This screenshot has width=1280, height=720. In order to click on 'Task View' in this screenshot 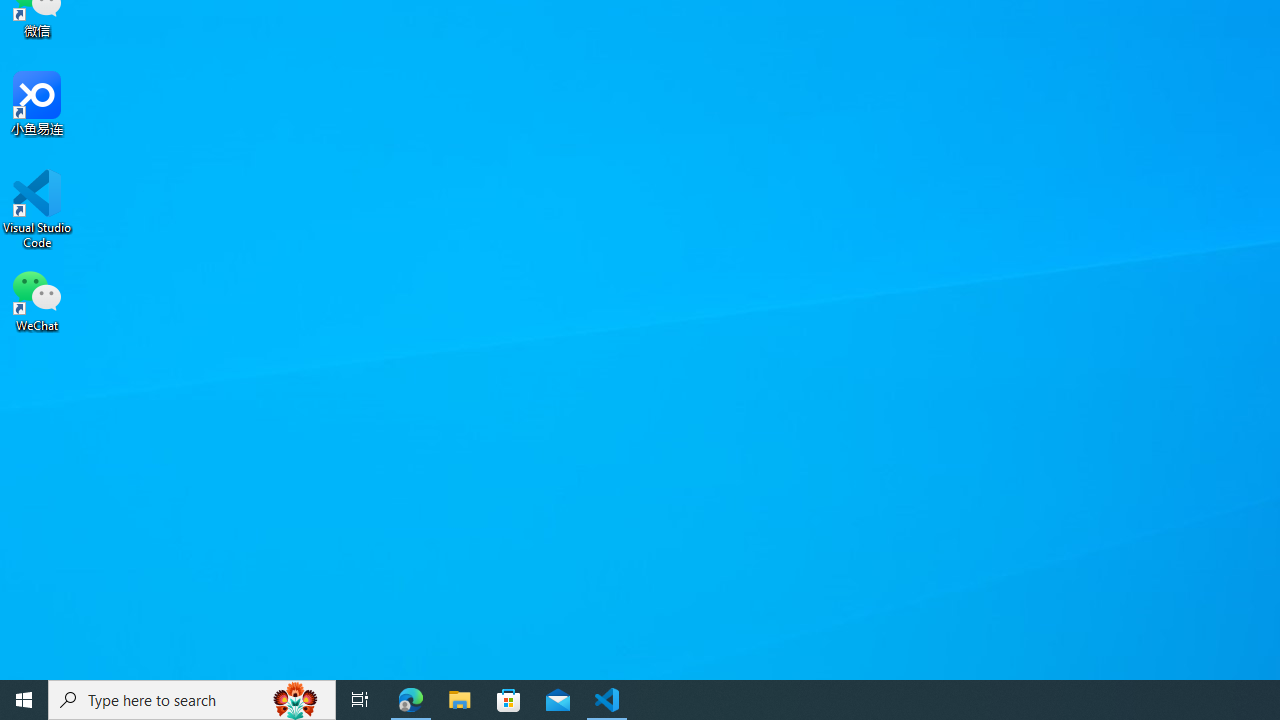, I will do `click(359, 698)`.